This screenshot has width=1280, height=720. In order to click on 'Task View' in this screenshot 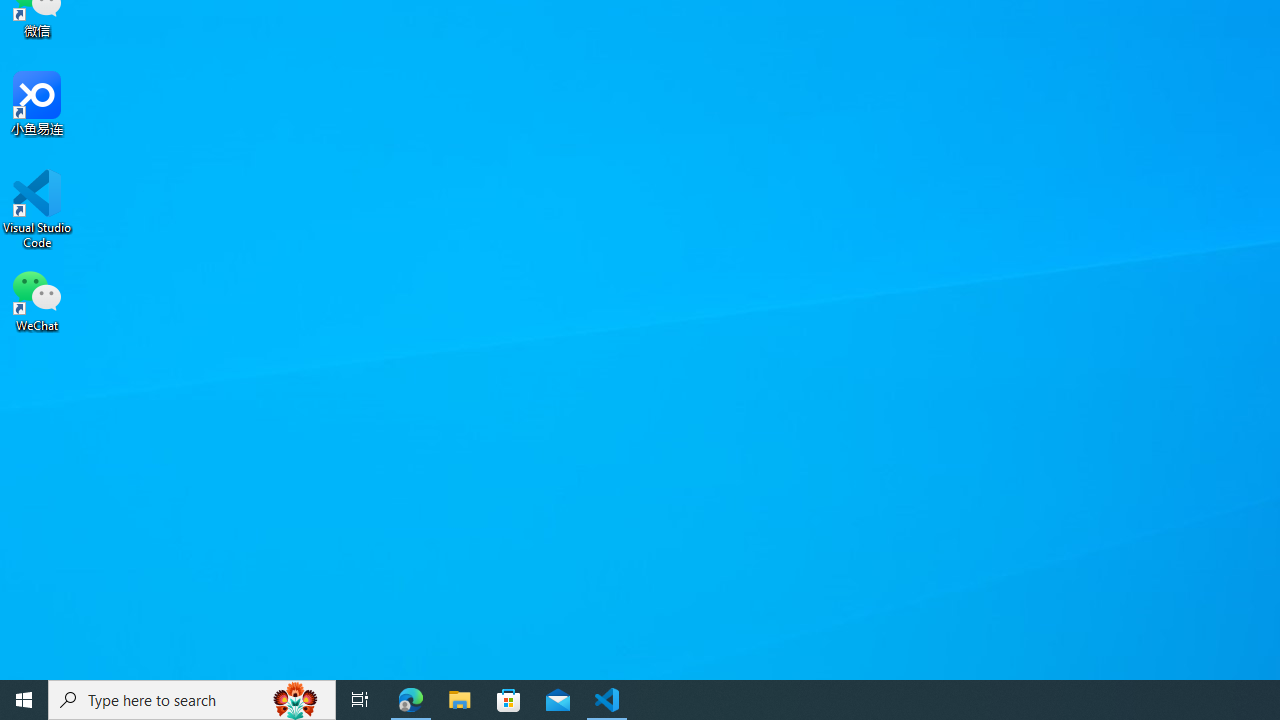, I will do `click(359, 698)`.